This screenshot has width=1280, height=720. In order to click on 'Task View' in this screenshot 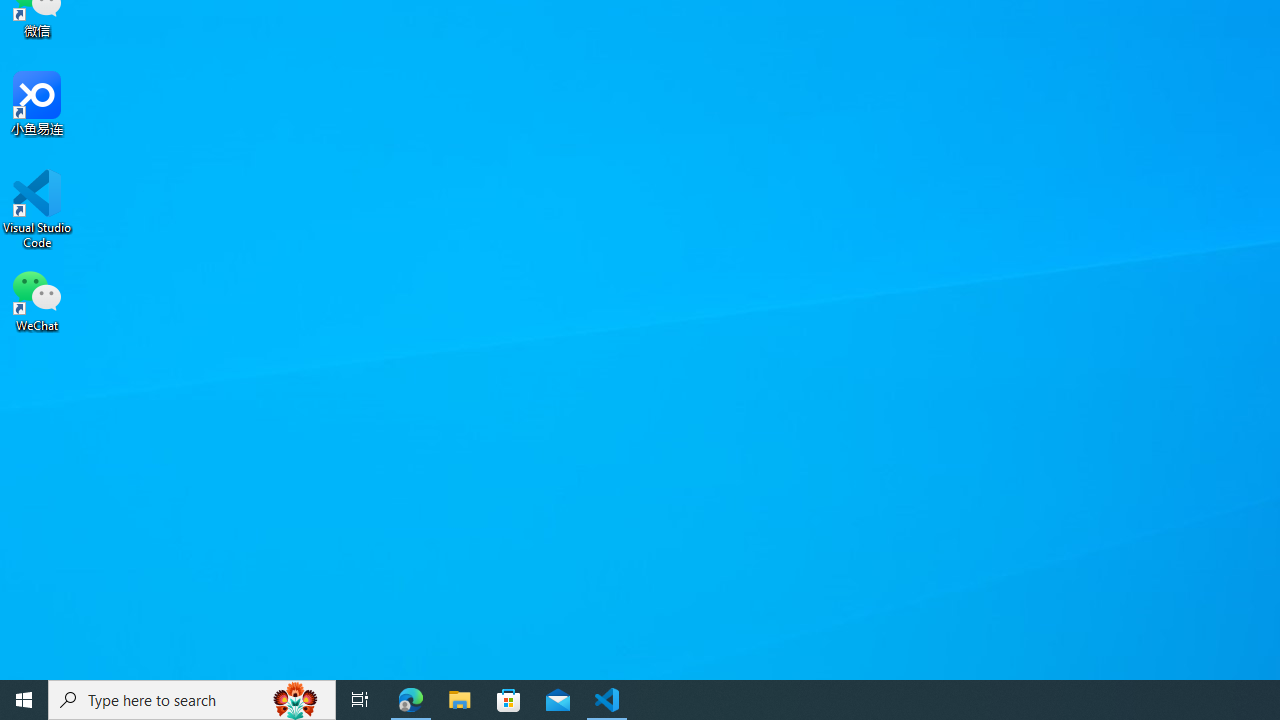, I will do `click(359, 698)`.